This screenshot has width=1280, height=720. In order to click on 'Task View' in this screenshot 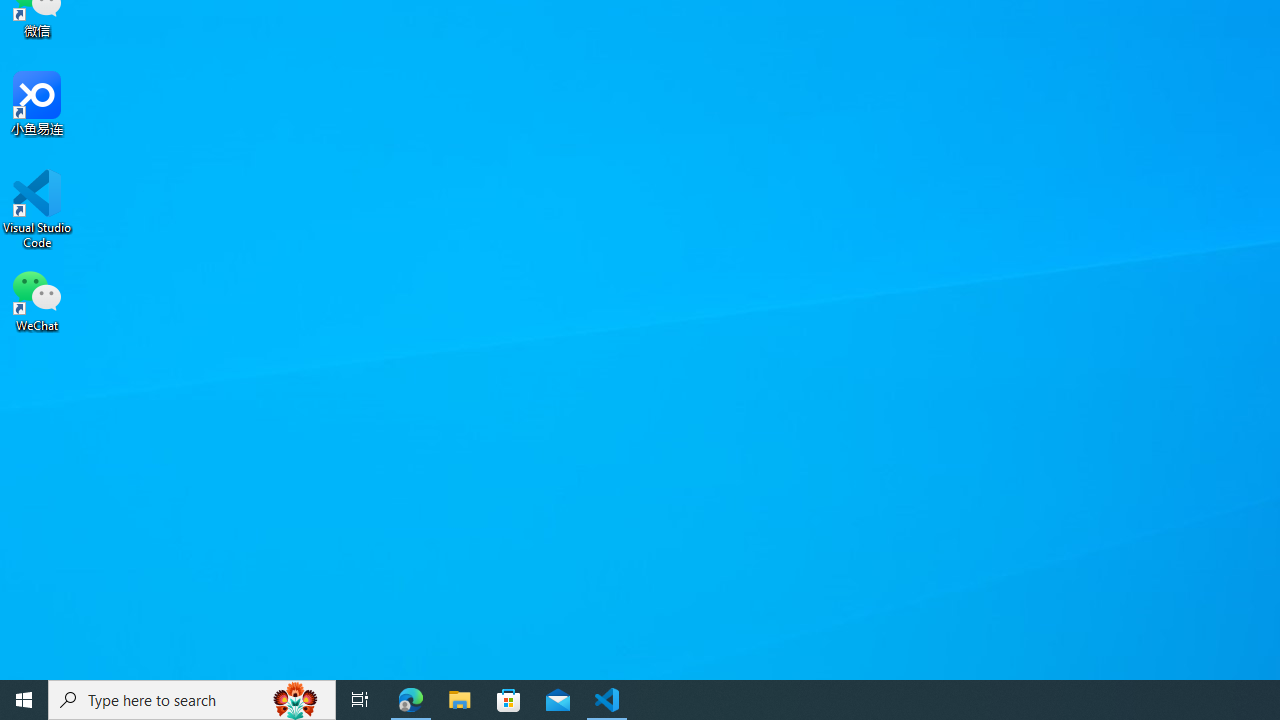, I will do `click(359, 698)`.